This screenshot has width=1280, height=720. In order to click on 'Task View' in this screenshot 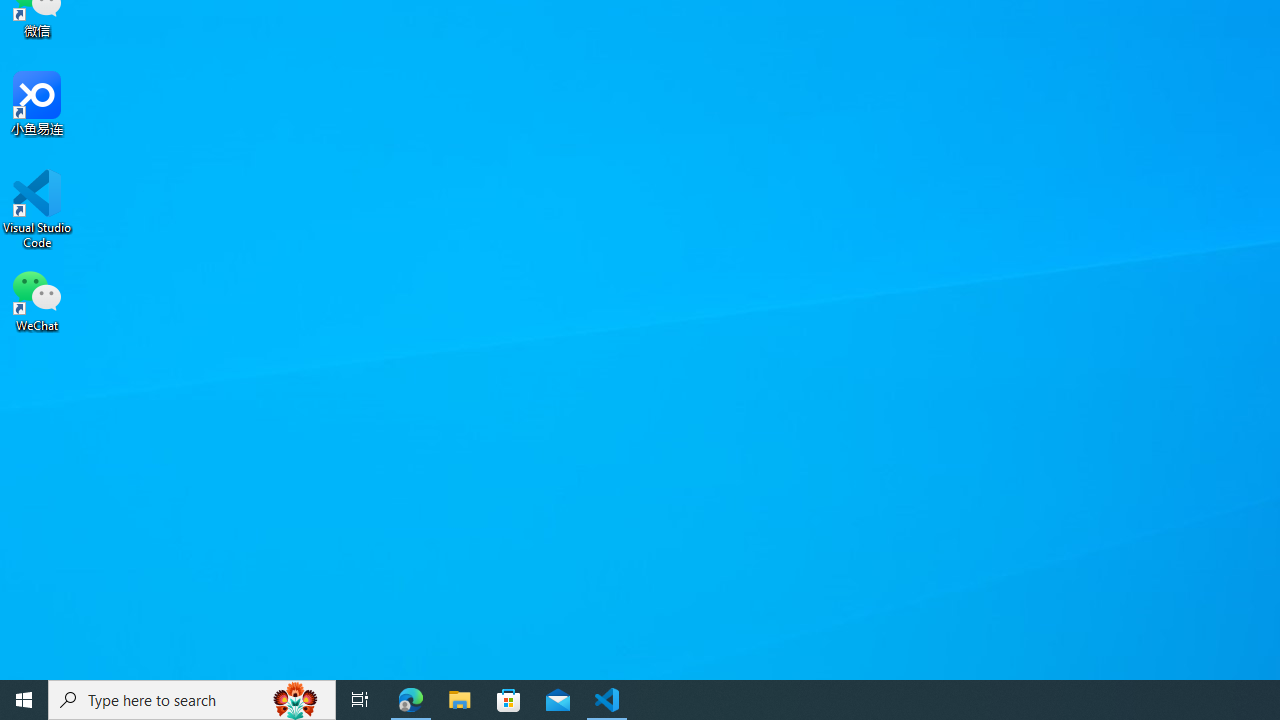, I will do `click(359, 698)`.